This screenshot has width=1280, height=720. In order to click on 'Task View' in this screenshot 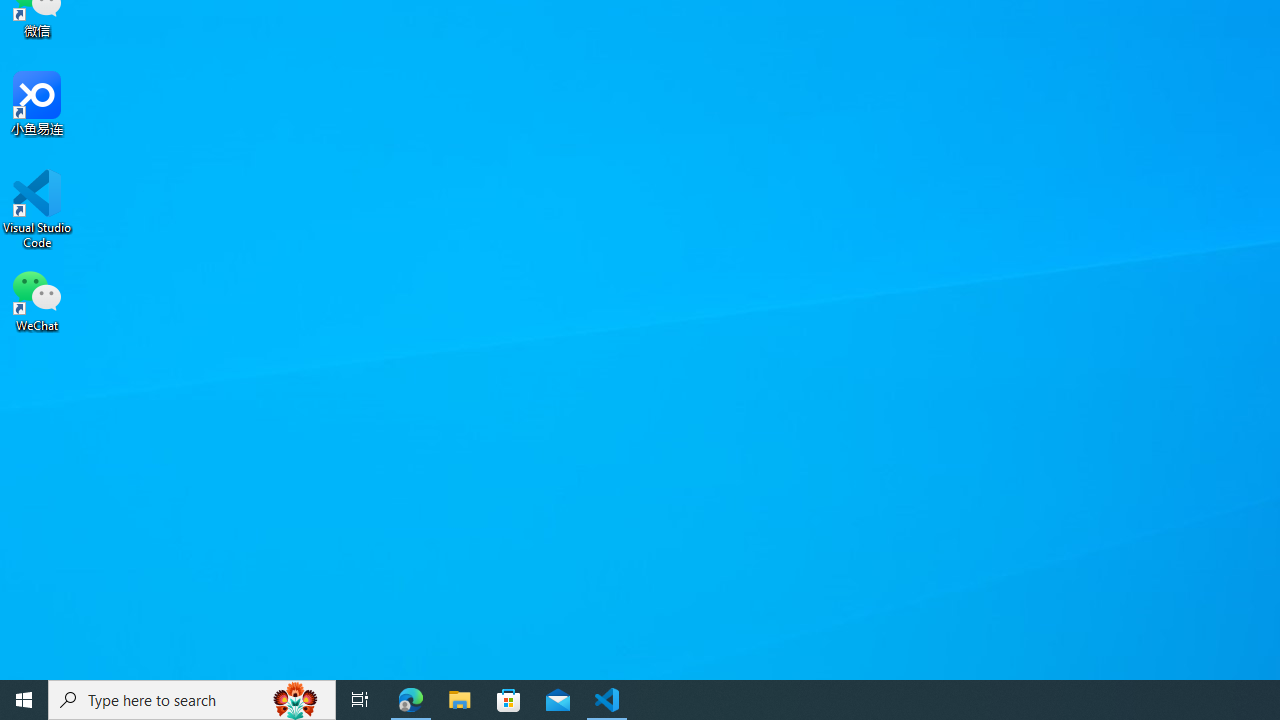, I will do `click(359, 698)`.